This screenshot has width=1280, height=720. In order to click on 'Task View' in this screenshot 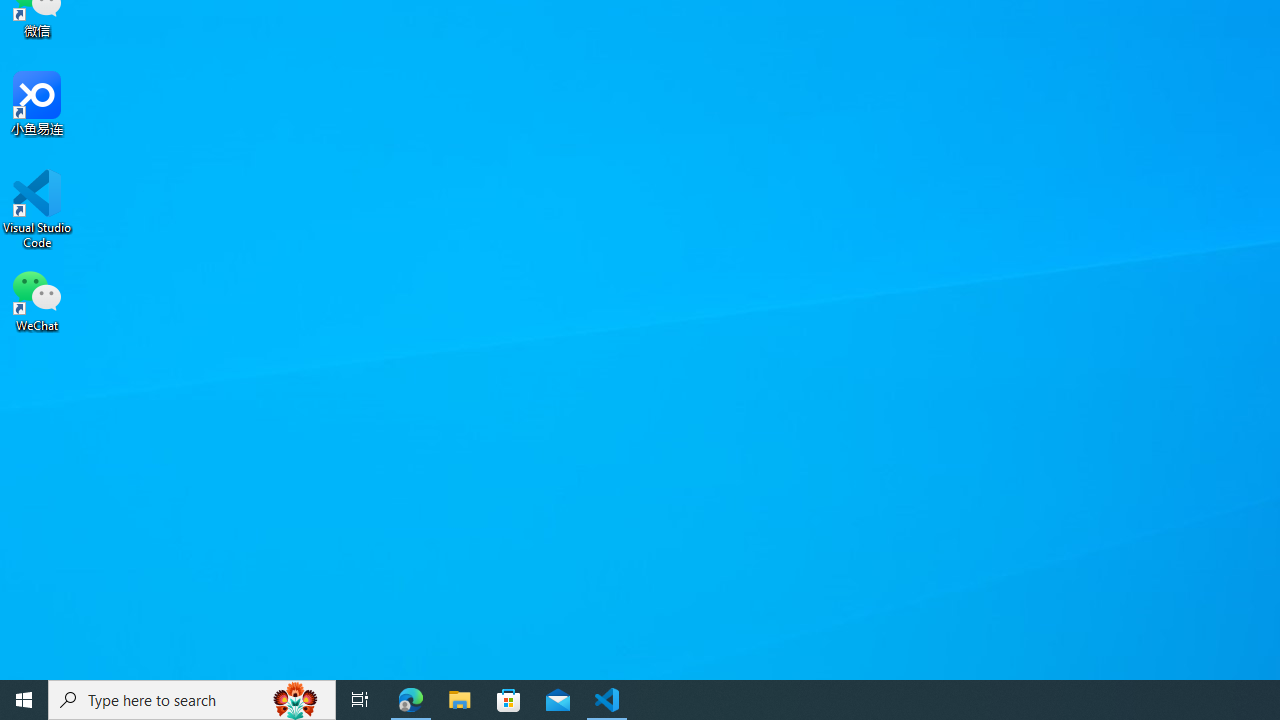, I will do `click(359, 698)`.